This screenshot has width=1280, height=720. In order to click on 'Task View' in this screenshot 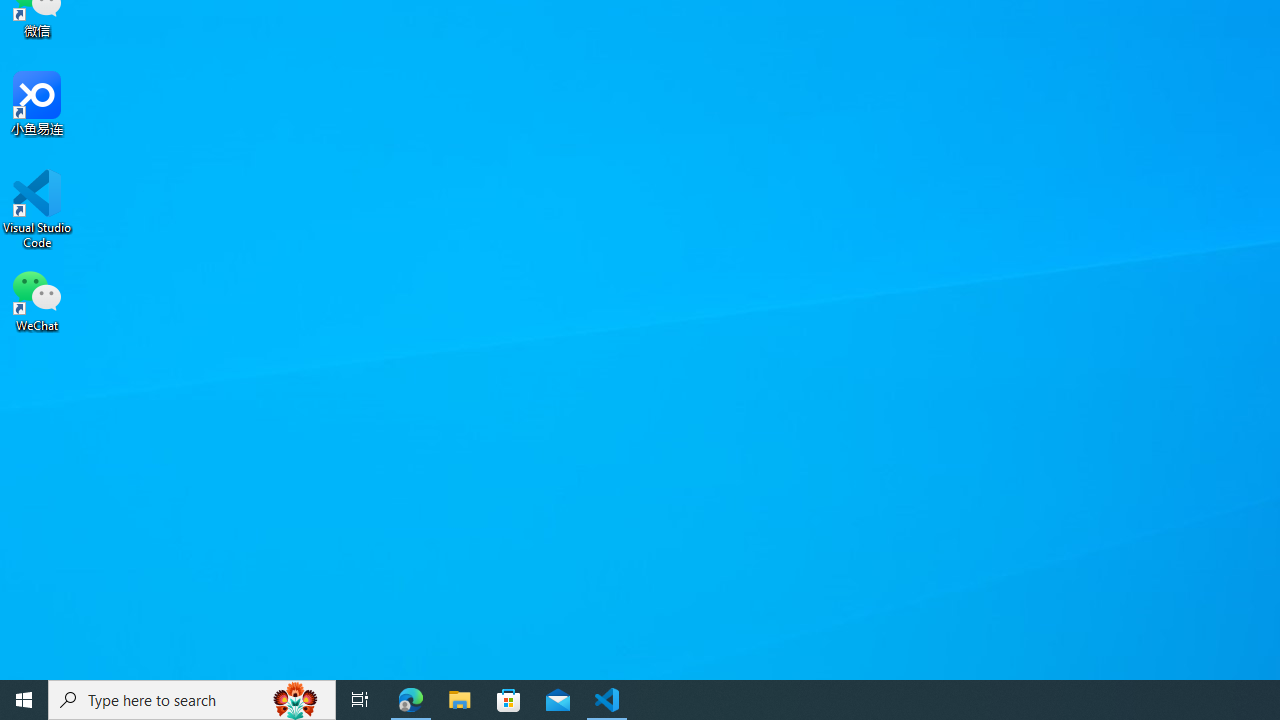, I will do `click(359, 698)`.